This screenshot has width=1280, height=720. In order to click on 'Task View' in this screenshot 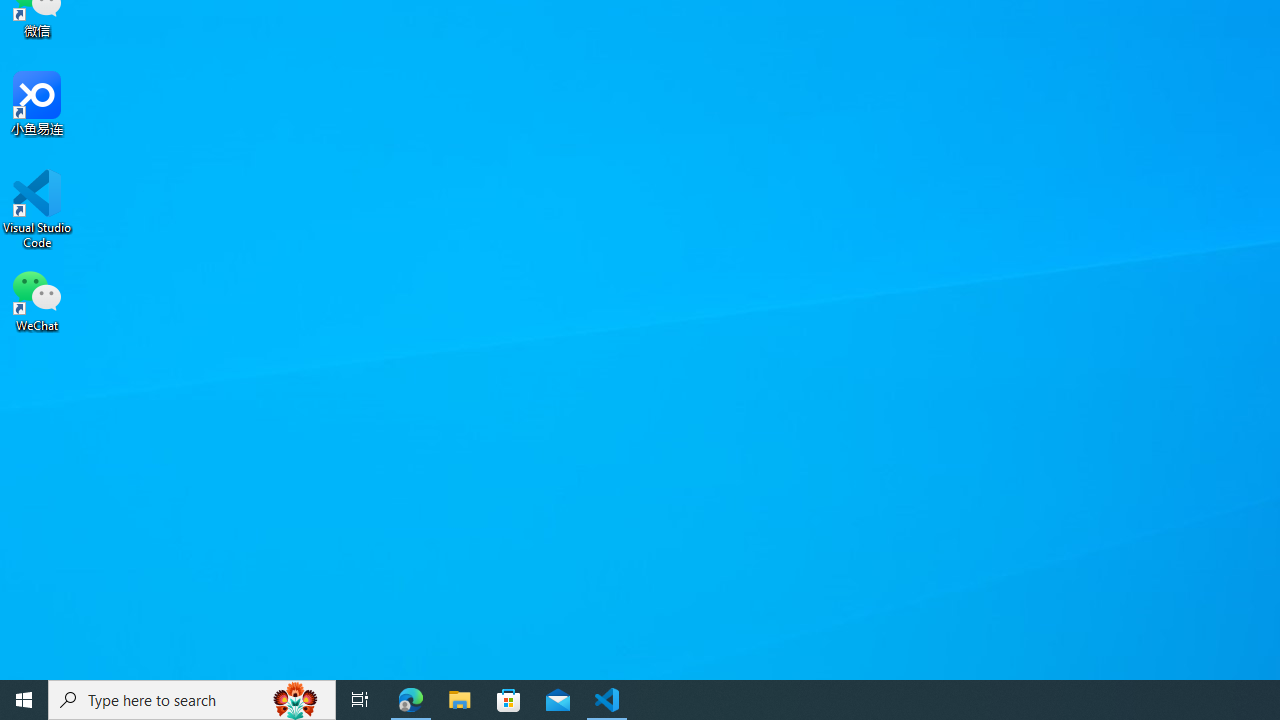, I will do `click(359, 698)`.